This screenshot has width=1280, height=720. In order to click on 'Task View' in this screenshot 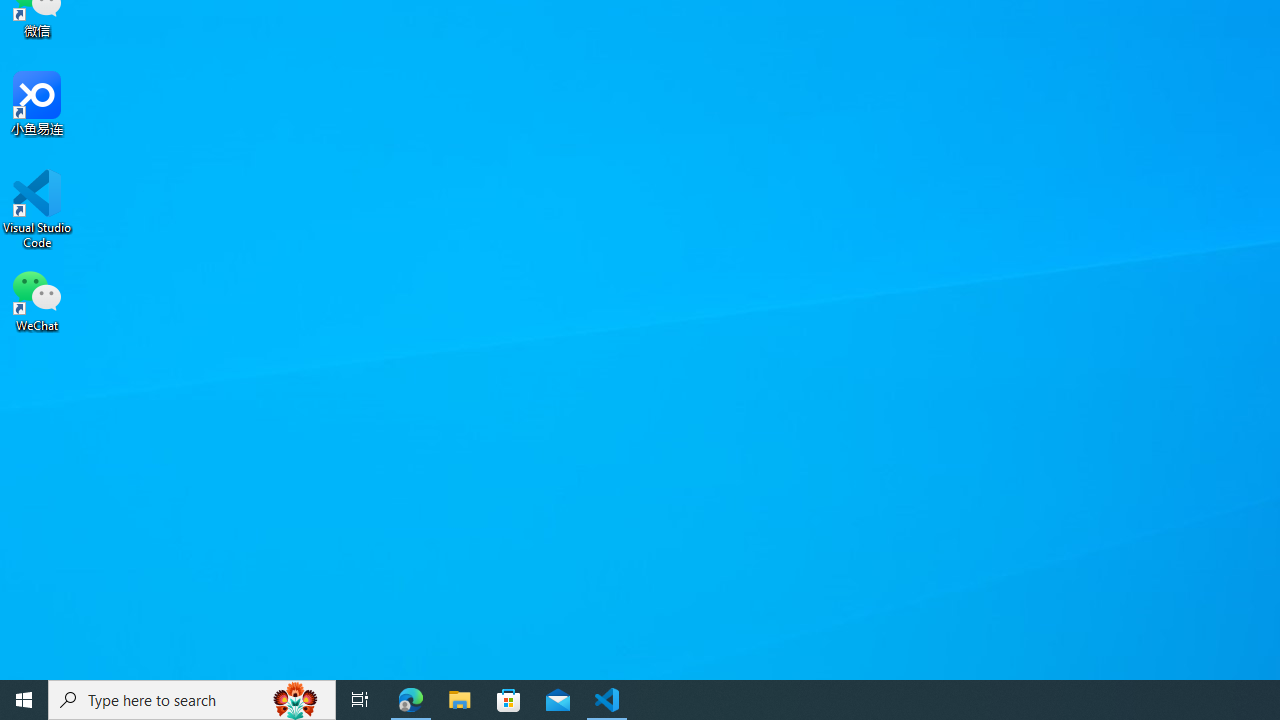, I will do `click(359, 698)`.